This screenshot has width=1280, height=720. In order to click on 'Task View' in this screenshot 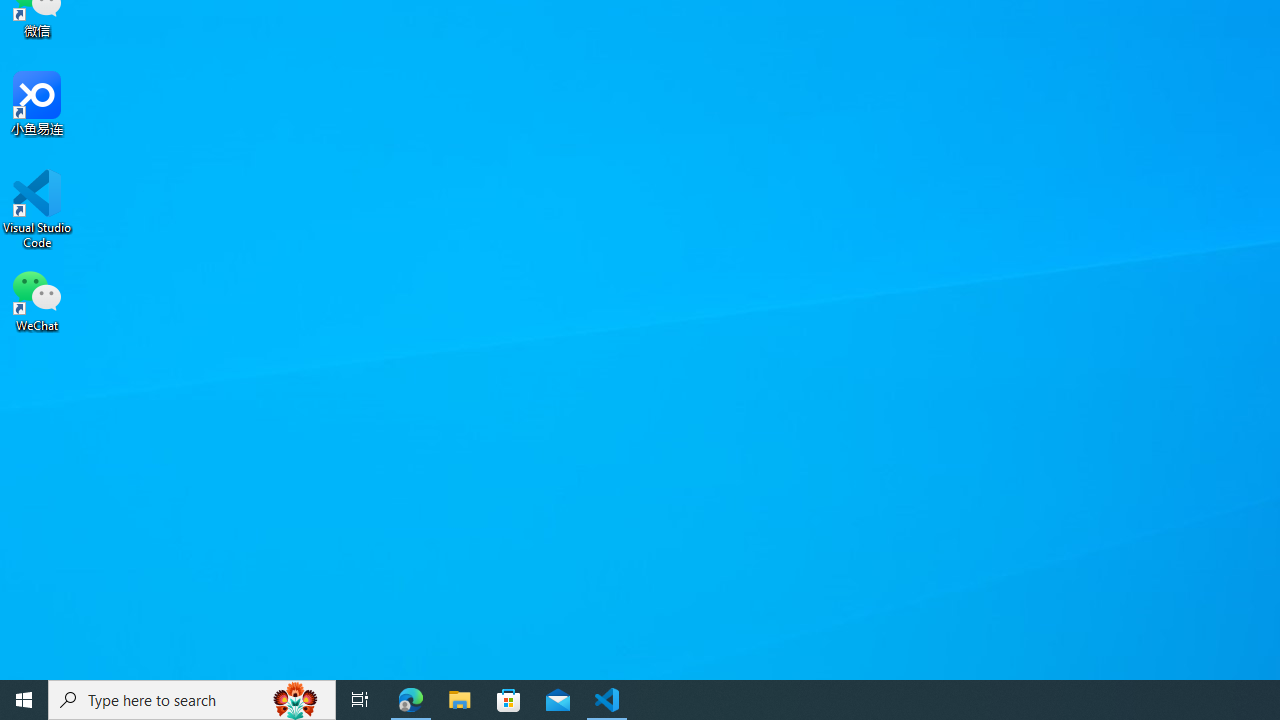, I will do `click(359, 698)`.